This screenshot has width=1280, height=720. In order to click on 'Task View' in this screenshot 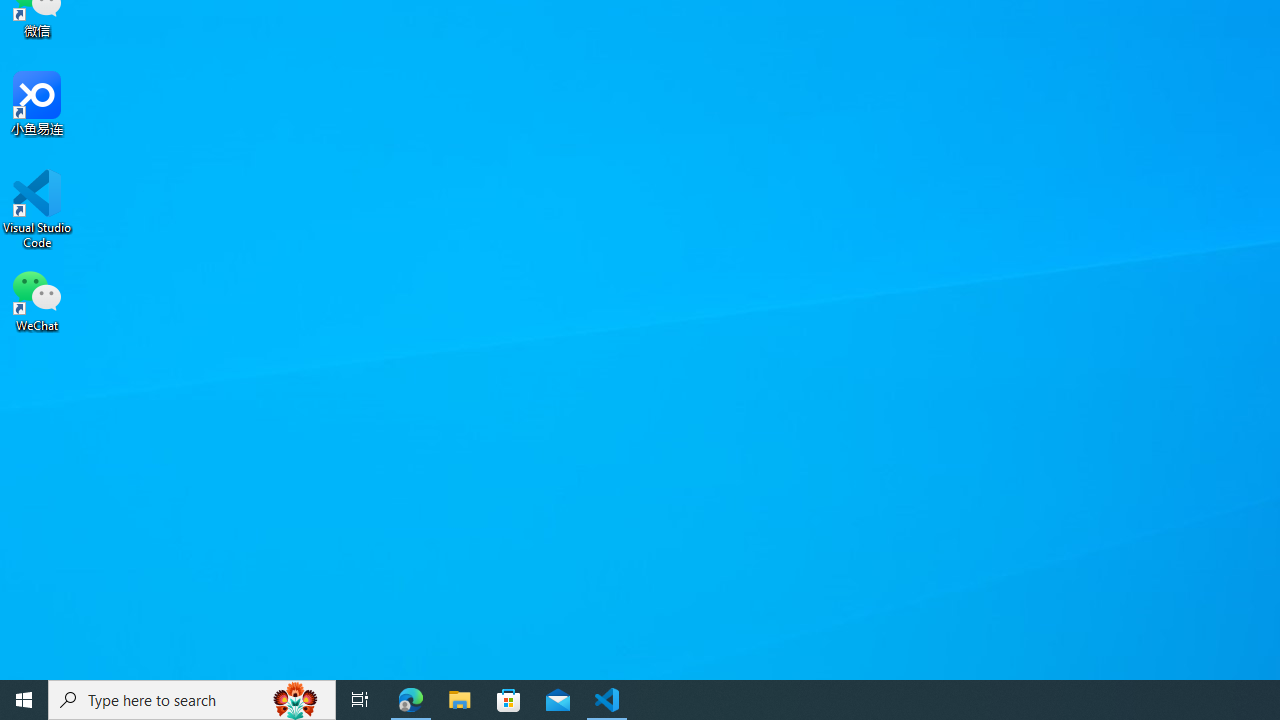, I will do `click(359, 698)`.